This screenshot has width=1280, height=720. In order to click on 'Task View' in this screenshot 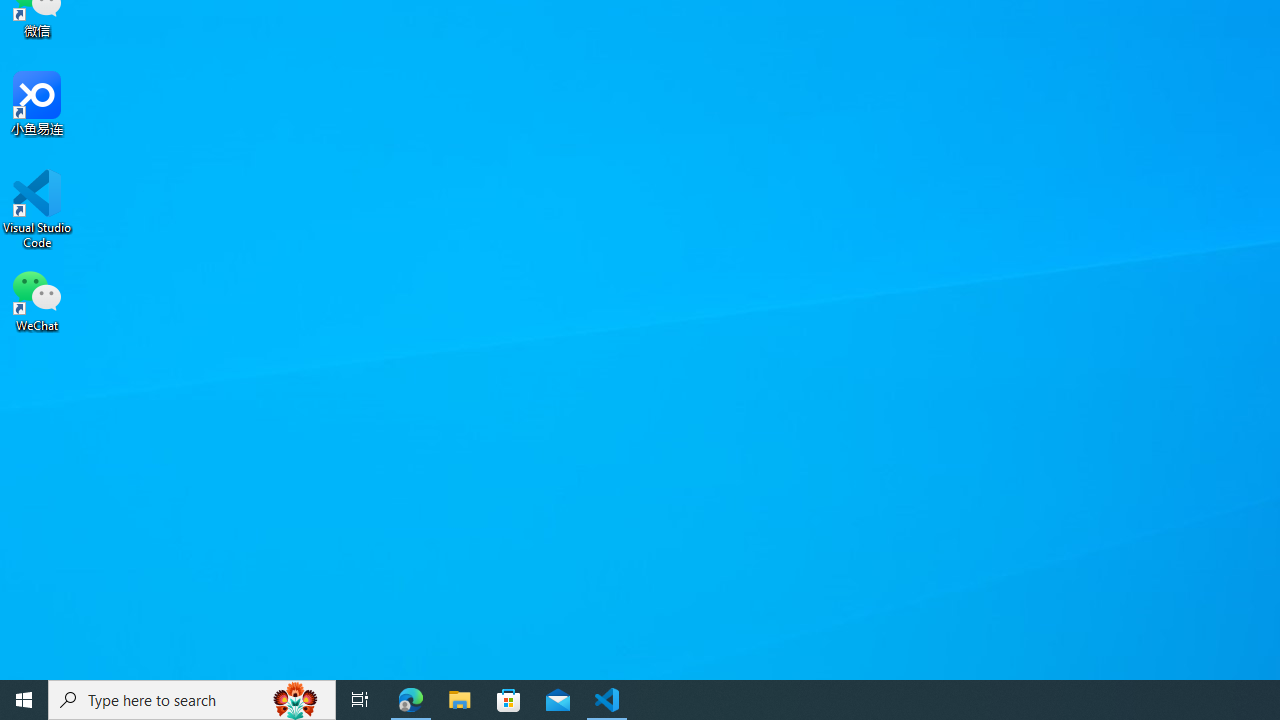, I will do `click(359, 698)`.